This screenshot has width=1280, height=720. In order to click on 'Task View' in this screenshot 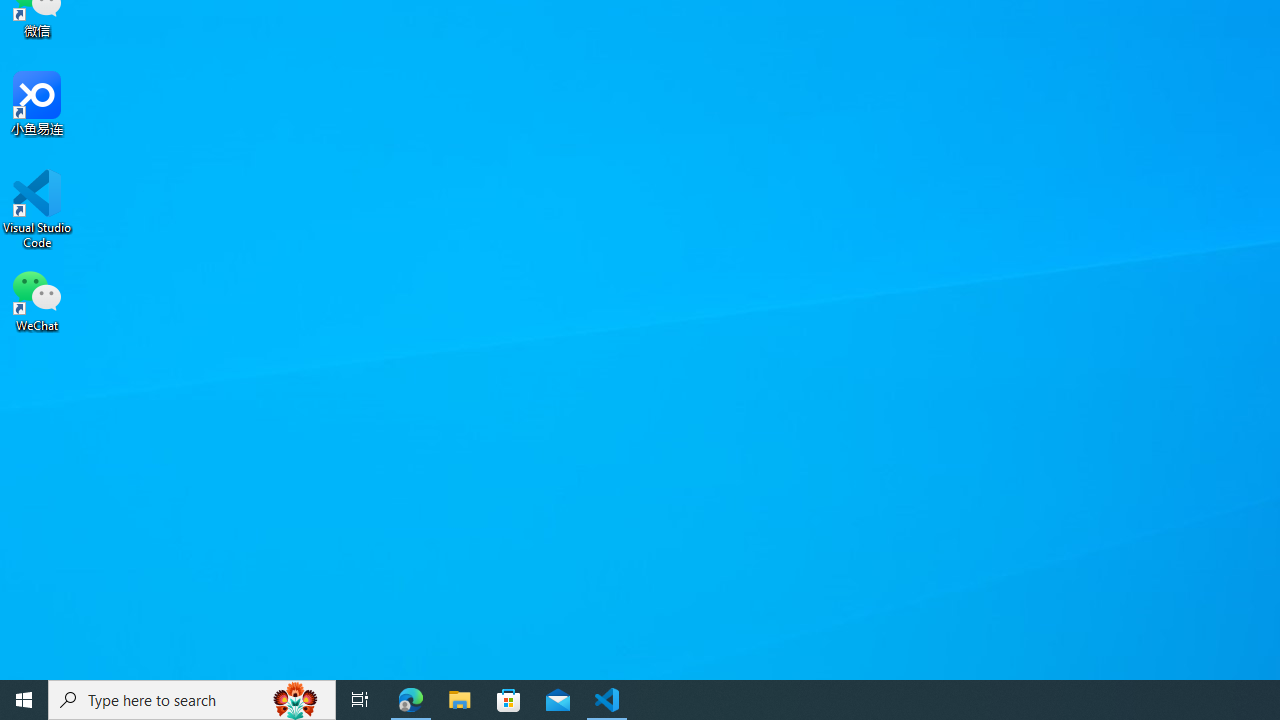, I will do `click(359, 698)`.